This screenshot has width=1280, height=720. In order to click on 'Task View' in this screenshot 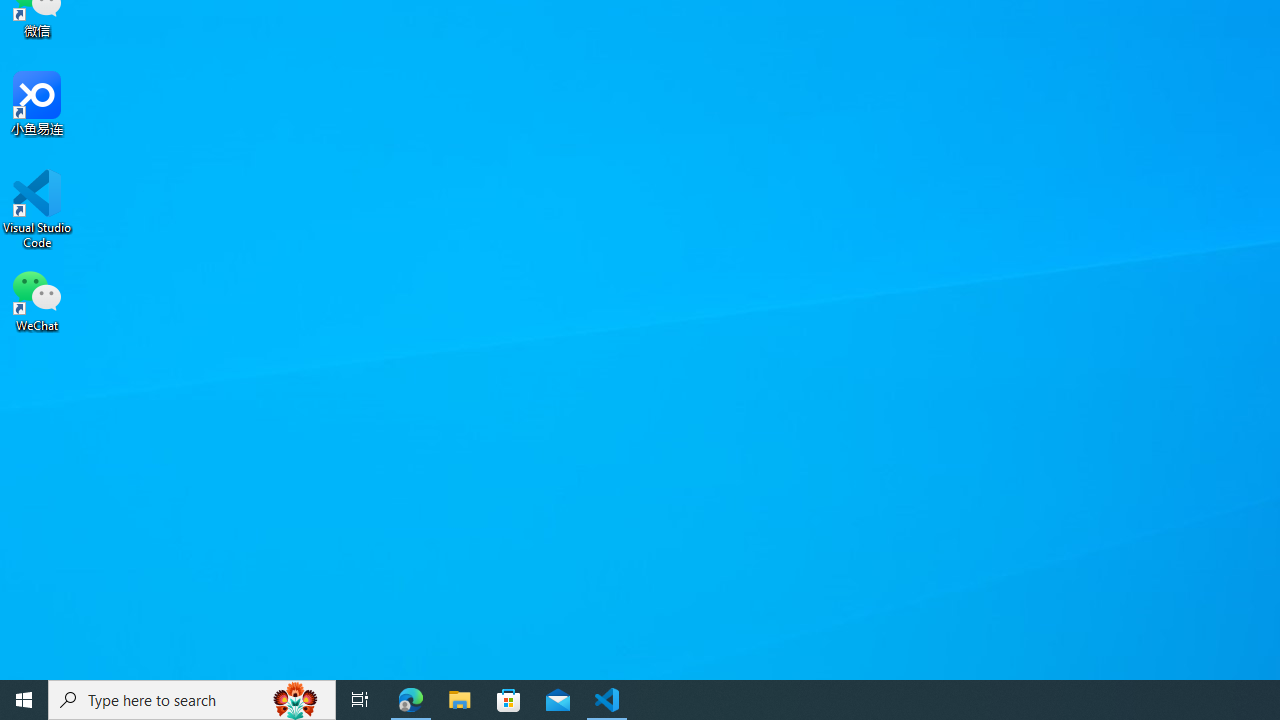, I will do `click(359, 698)`.